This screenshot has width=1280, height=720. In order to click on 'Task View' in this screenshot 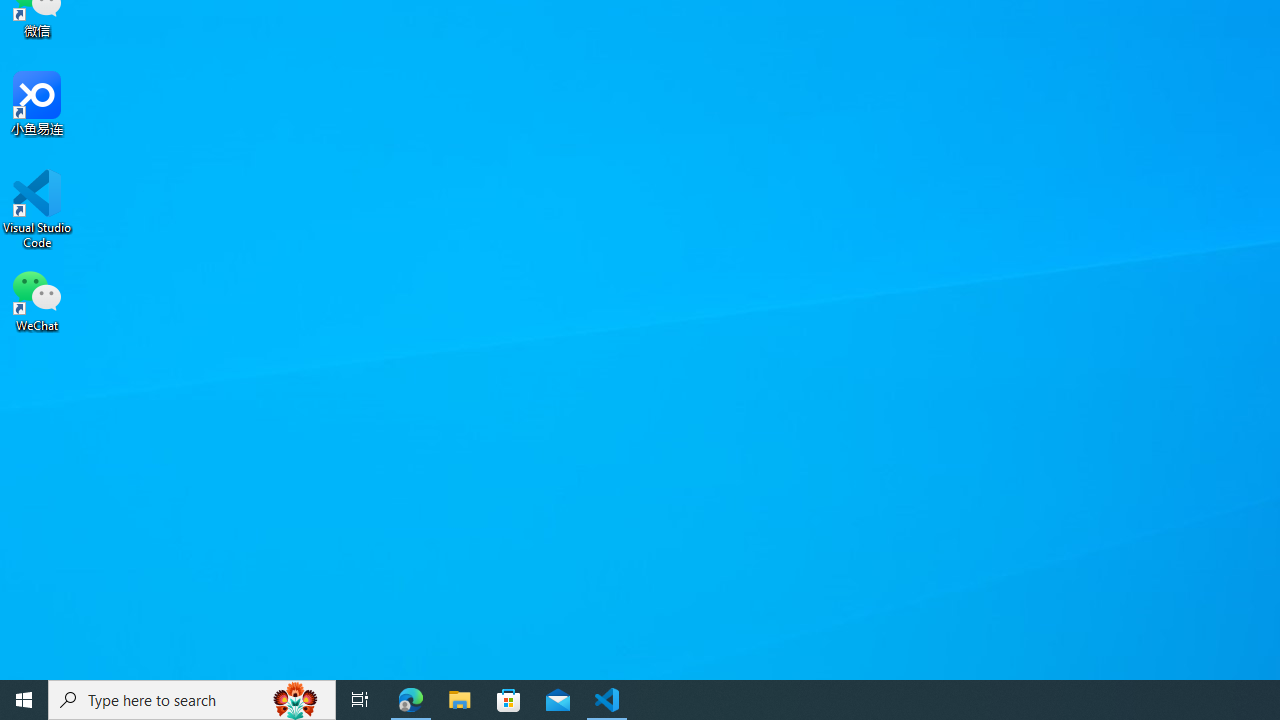, I will do `click(359, 698)`.